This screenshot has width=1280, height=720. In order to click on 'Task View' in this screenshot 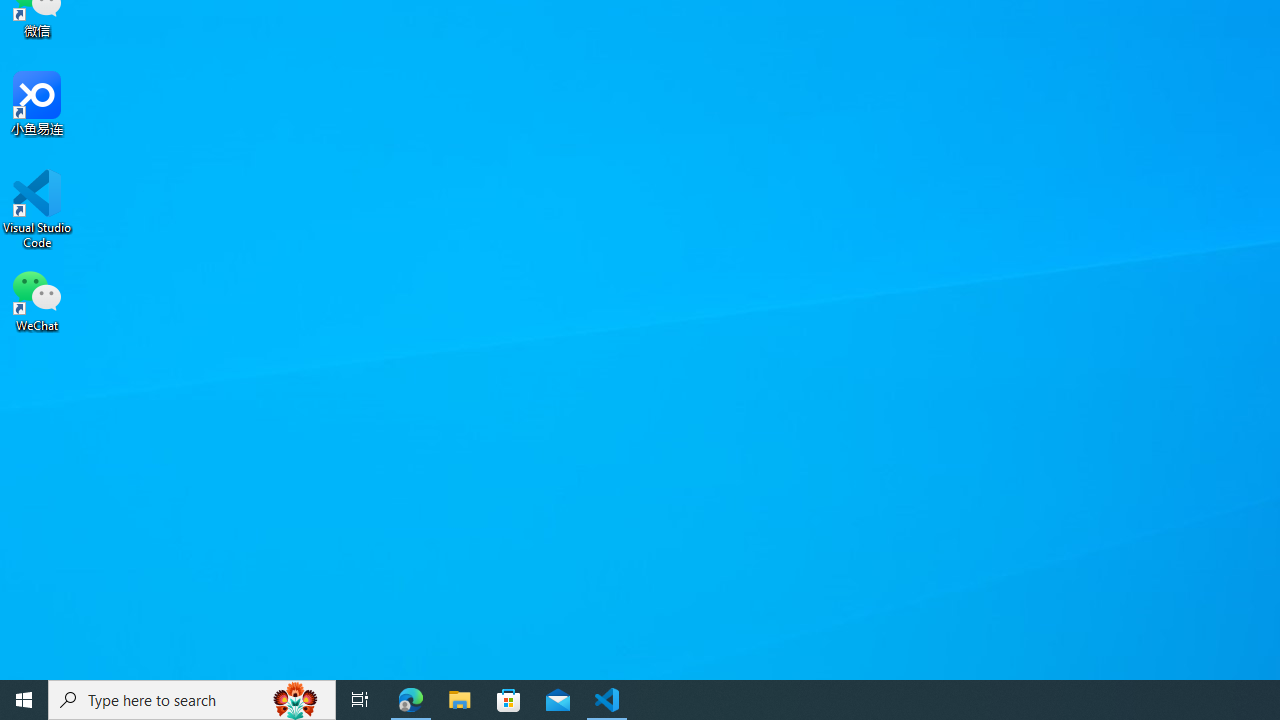, I will do `click(359, 698)`.